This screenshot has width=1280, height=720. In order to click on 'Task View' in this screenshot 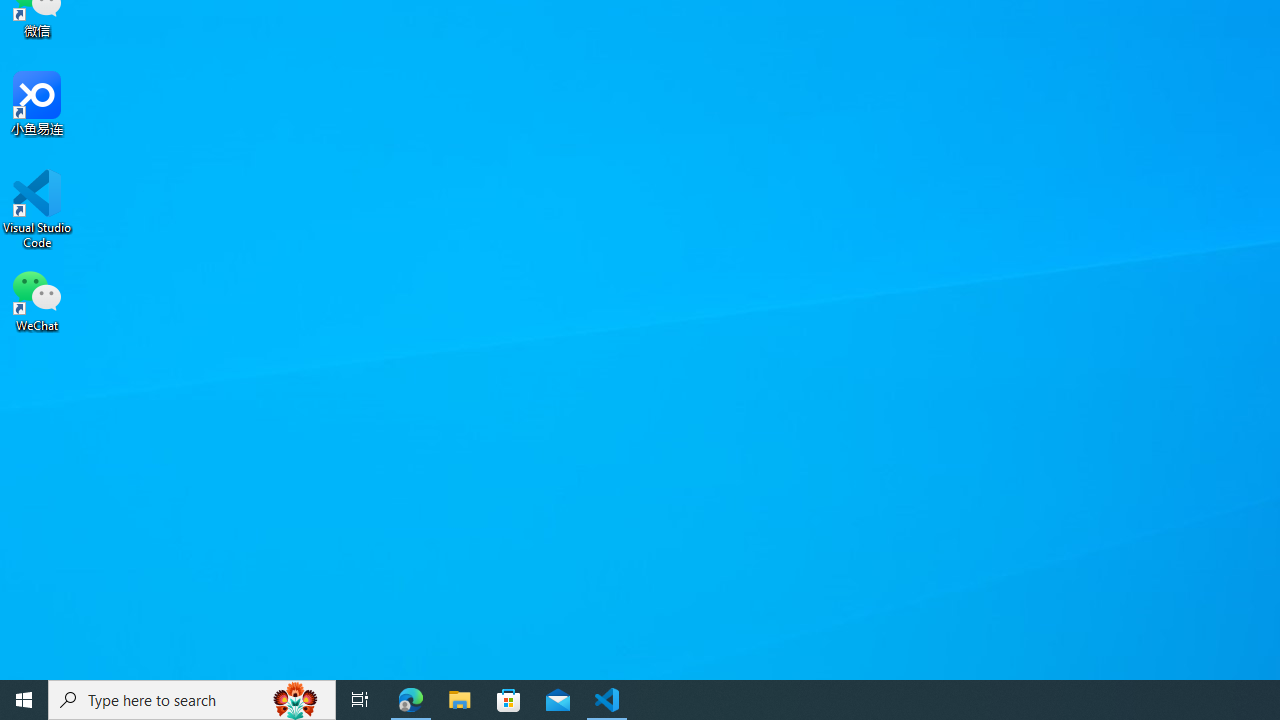, I will do `click(359, 698)`.